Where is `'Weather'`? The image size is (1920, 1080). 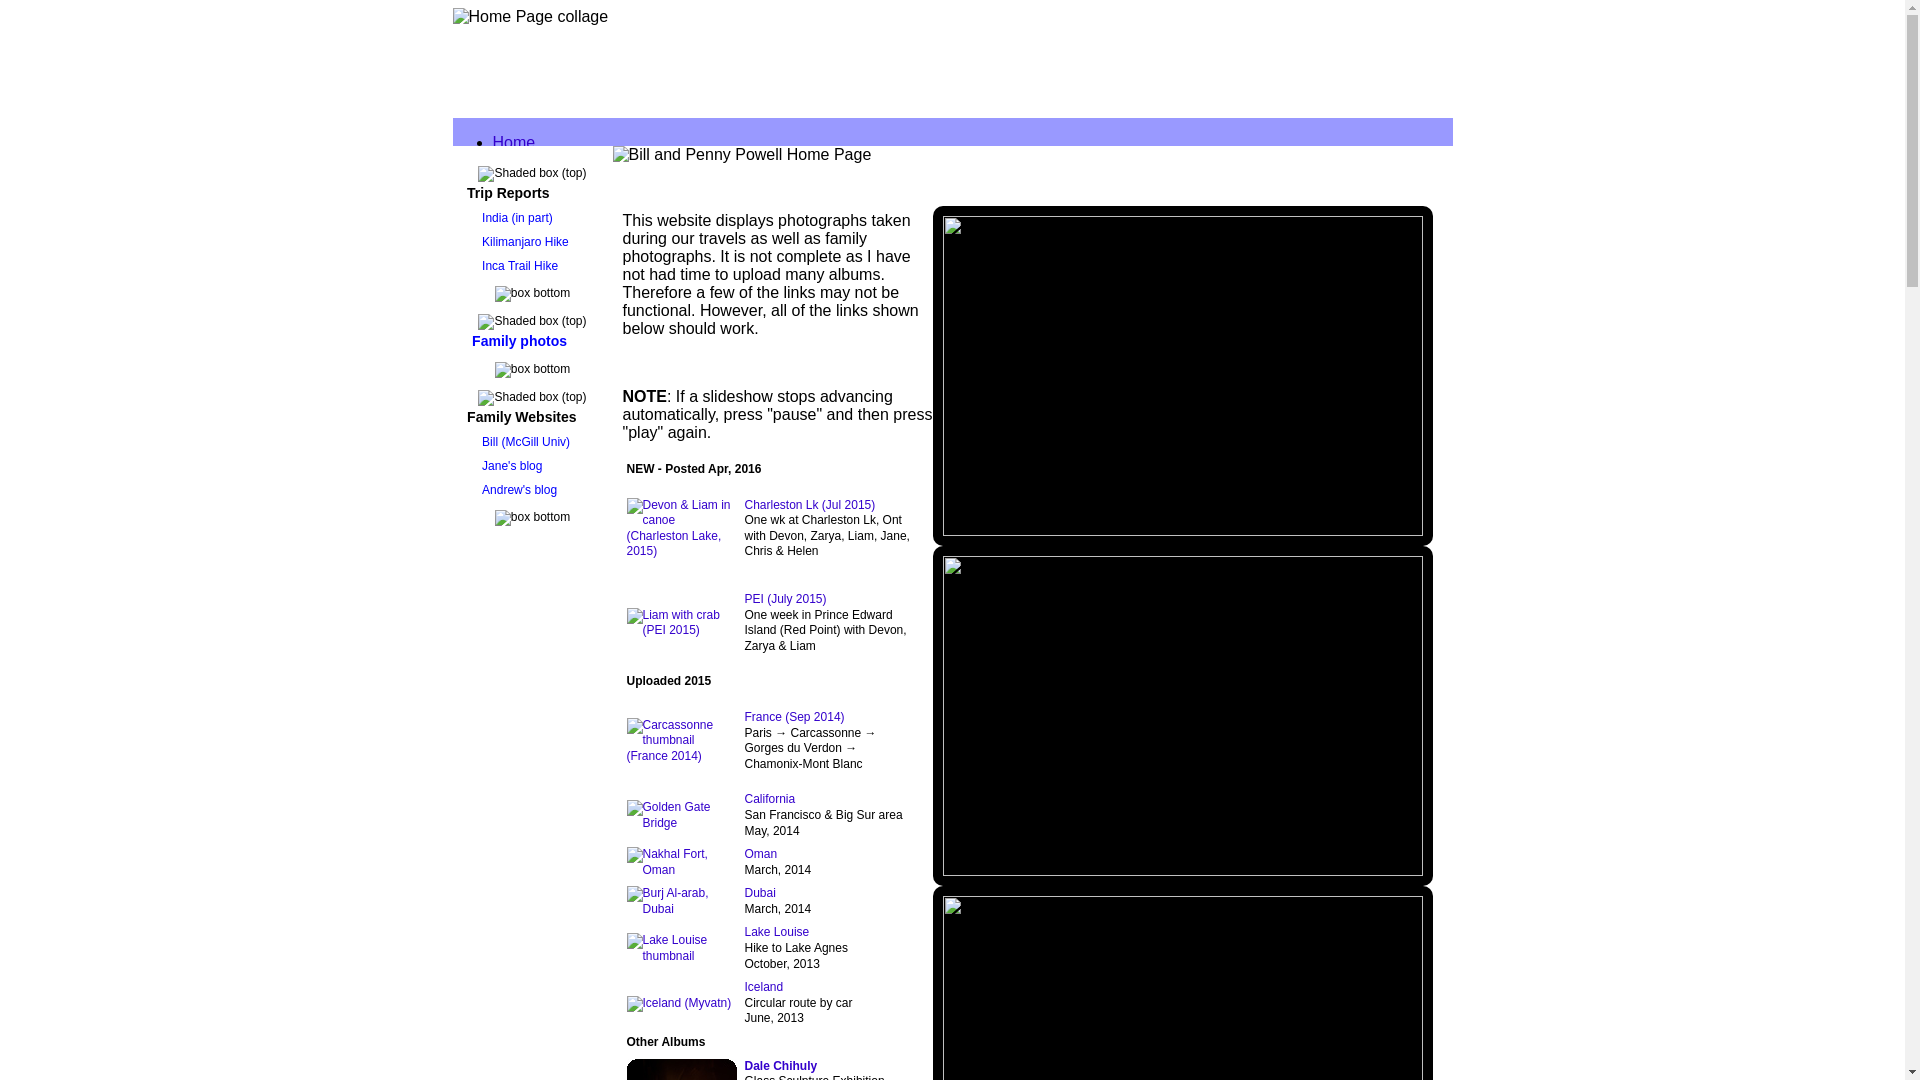 'Weather' is located at coordinates (560, 591).